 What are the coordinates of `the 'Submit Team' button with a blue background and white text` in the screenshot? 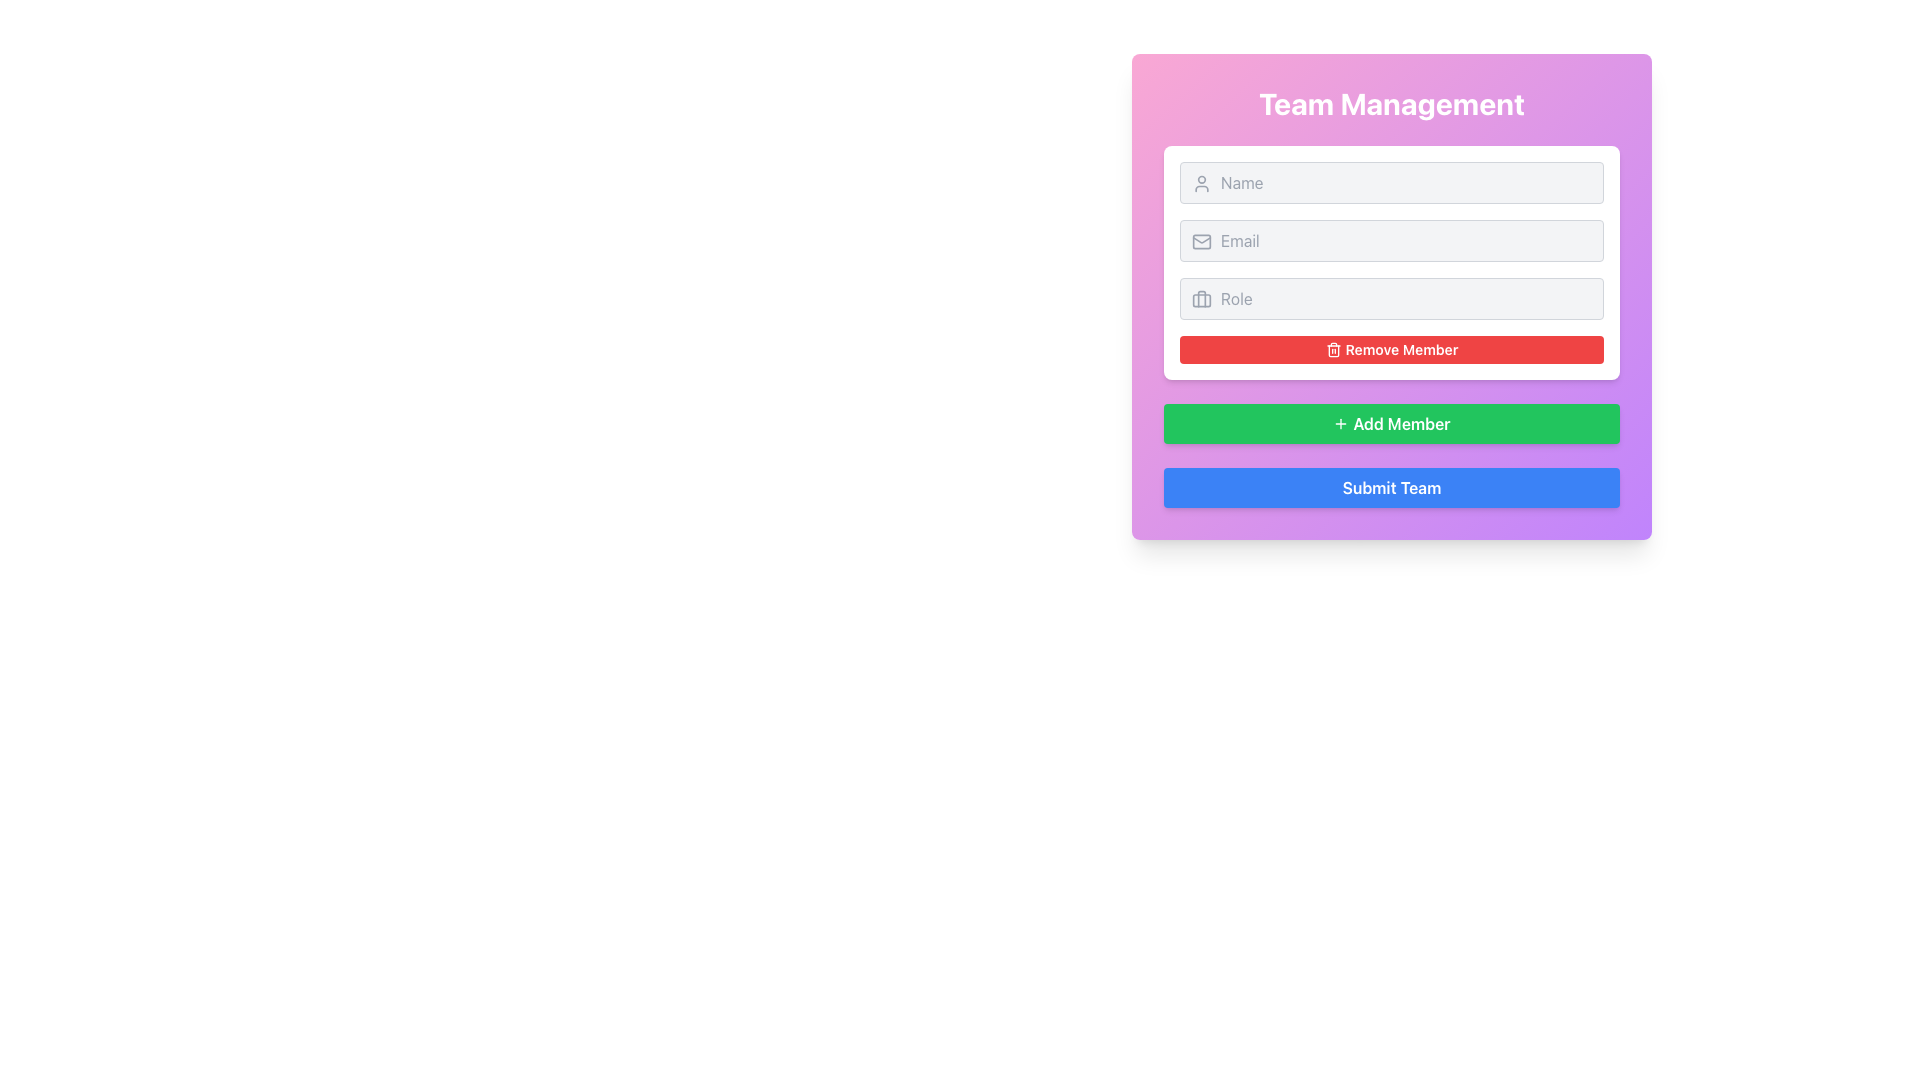 It's located at (1391, 488).